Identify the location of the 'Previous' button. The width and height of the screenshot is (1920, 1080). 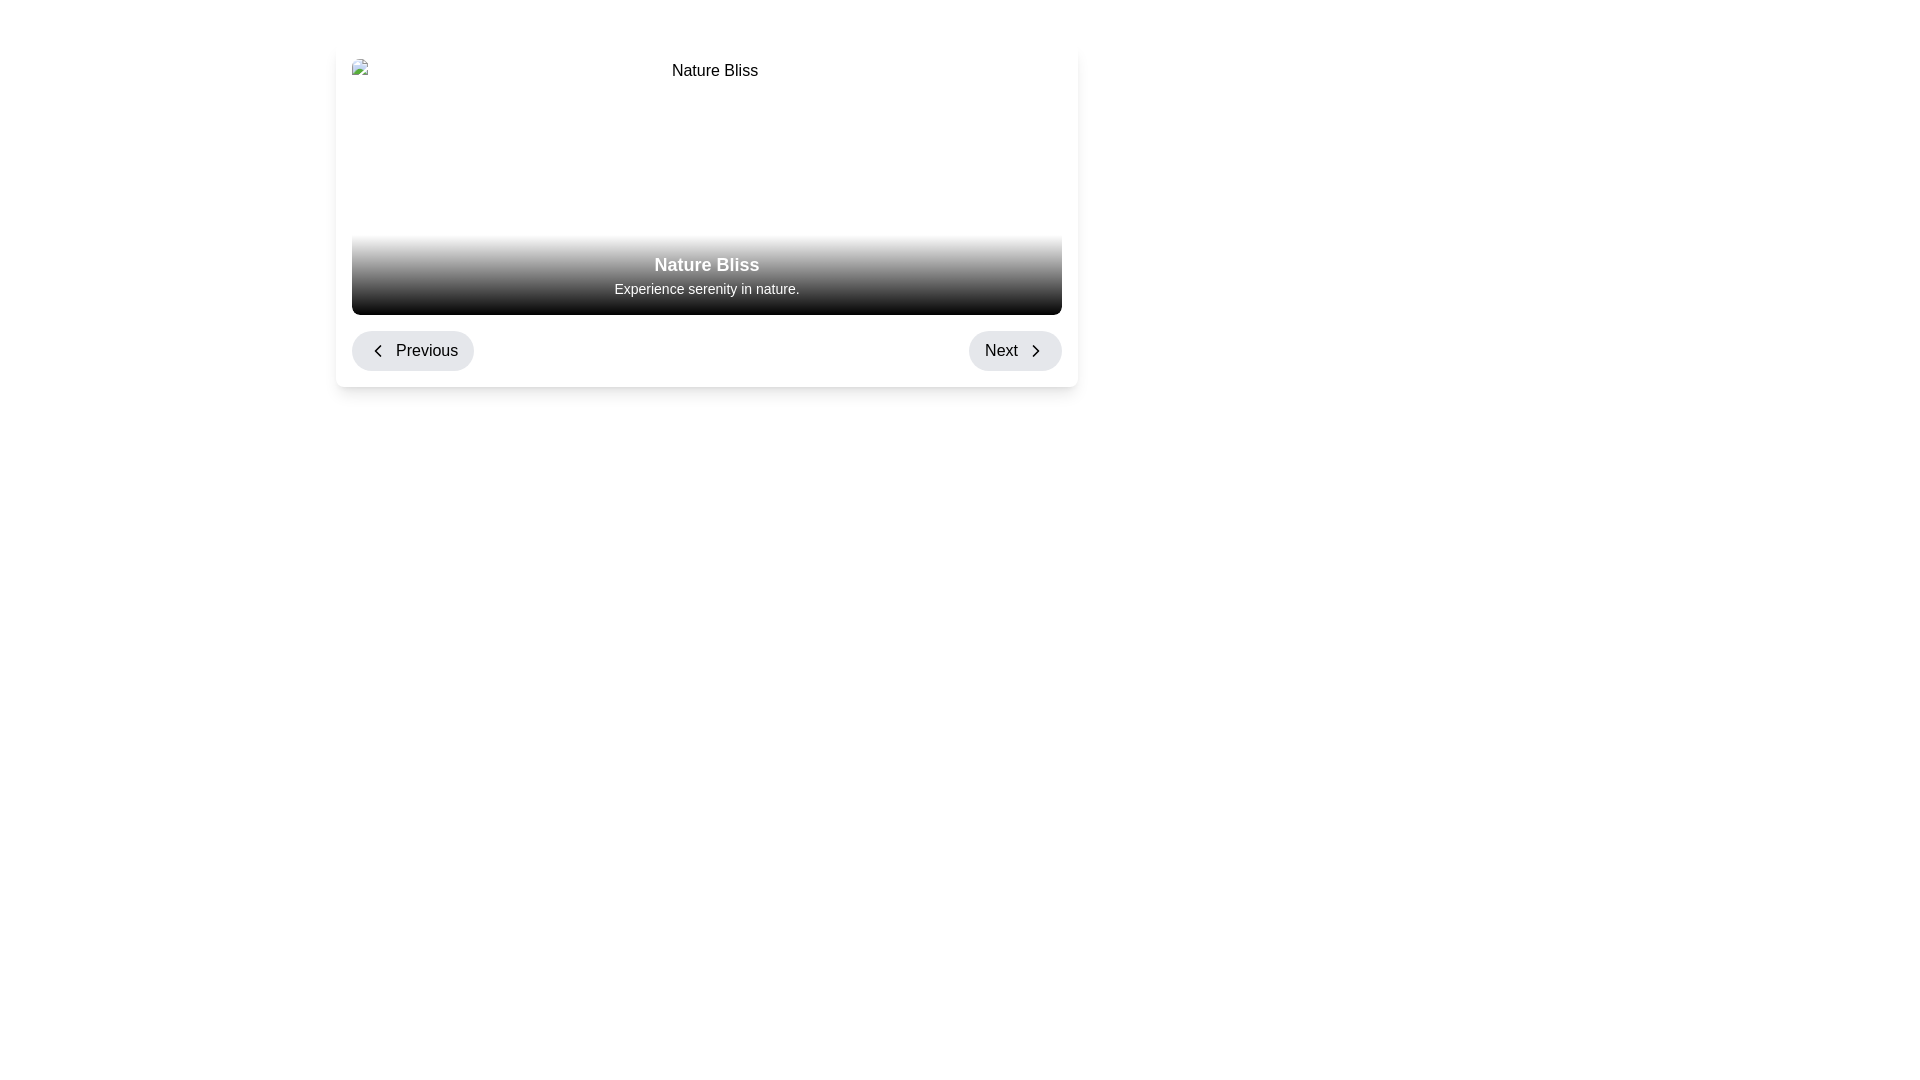
(412, 350).